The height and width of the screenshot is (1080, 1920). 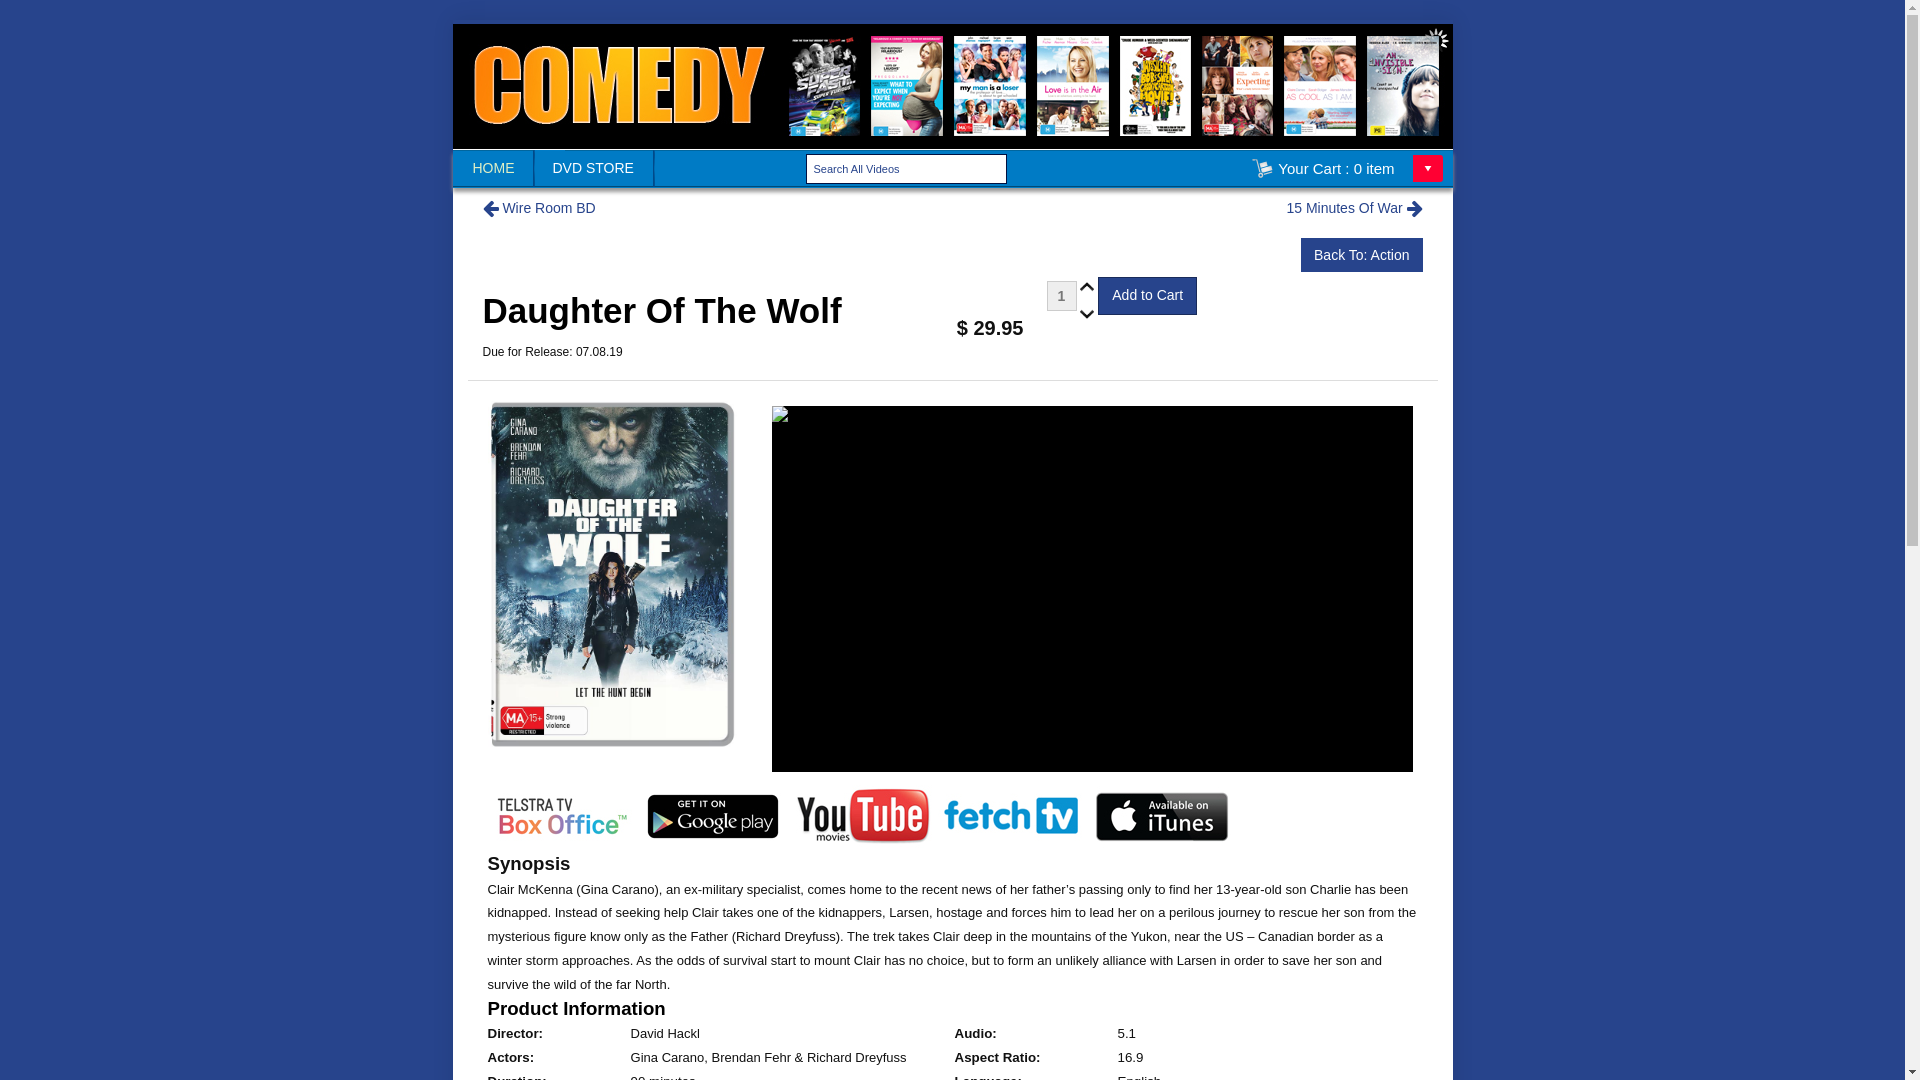 What do you see at coordinates (1300, 253) in the screenshot?
I see `'Back To: Action'` at bounding box center [1300, 253].